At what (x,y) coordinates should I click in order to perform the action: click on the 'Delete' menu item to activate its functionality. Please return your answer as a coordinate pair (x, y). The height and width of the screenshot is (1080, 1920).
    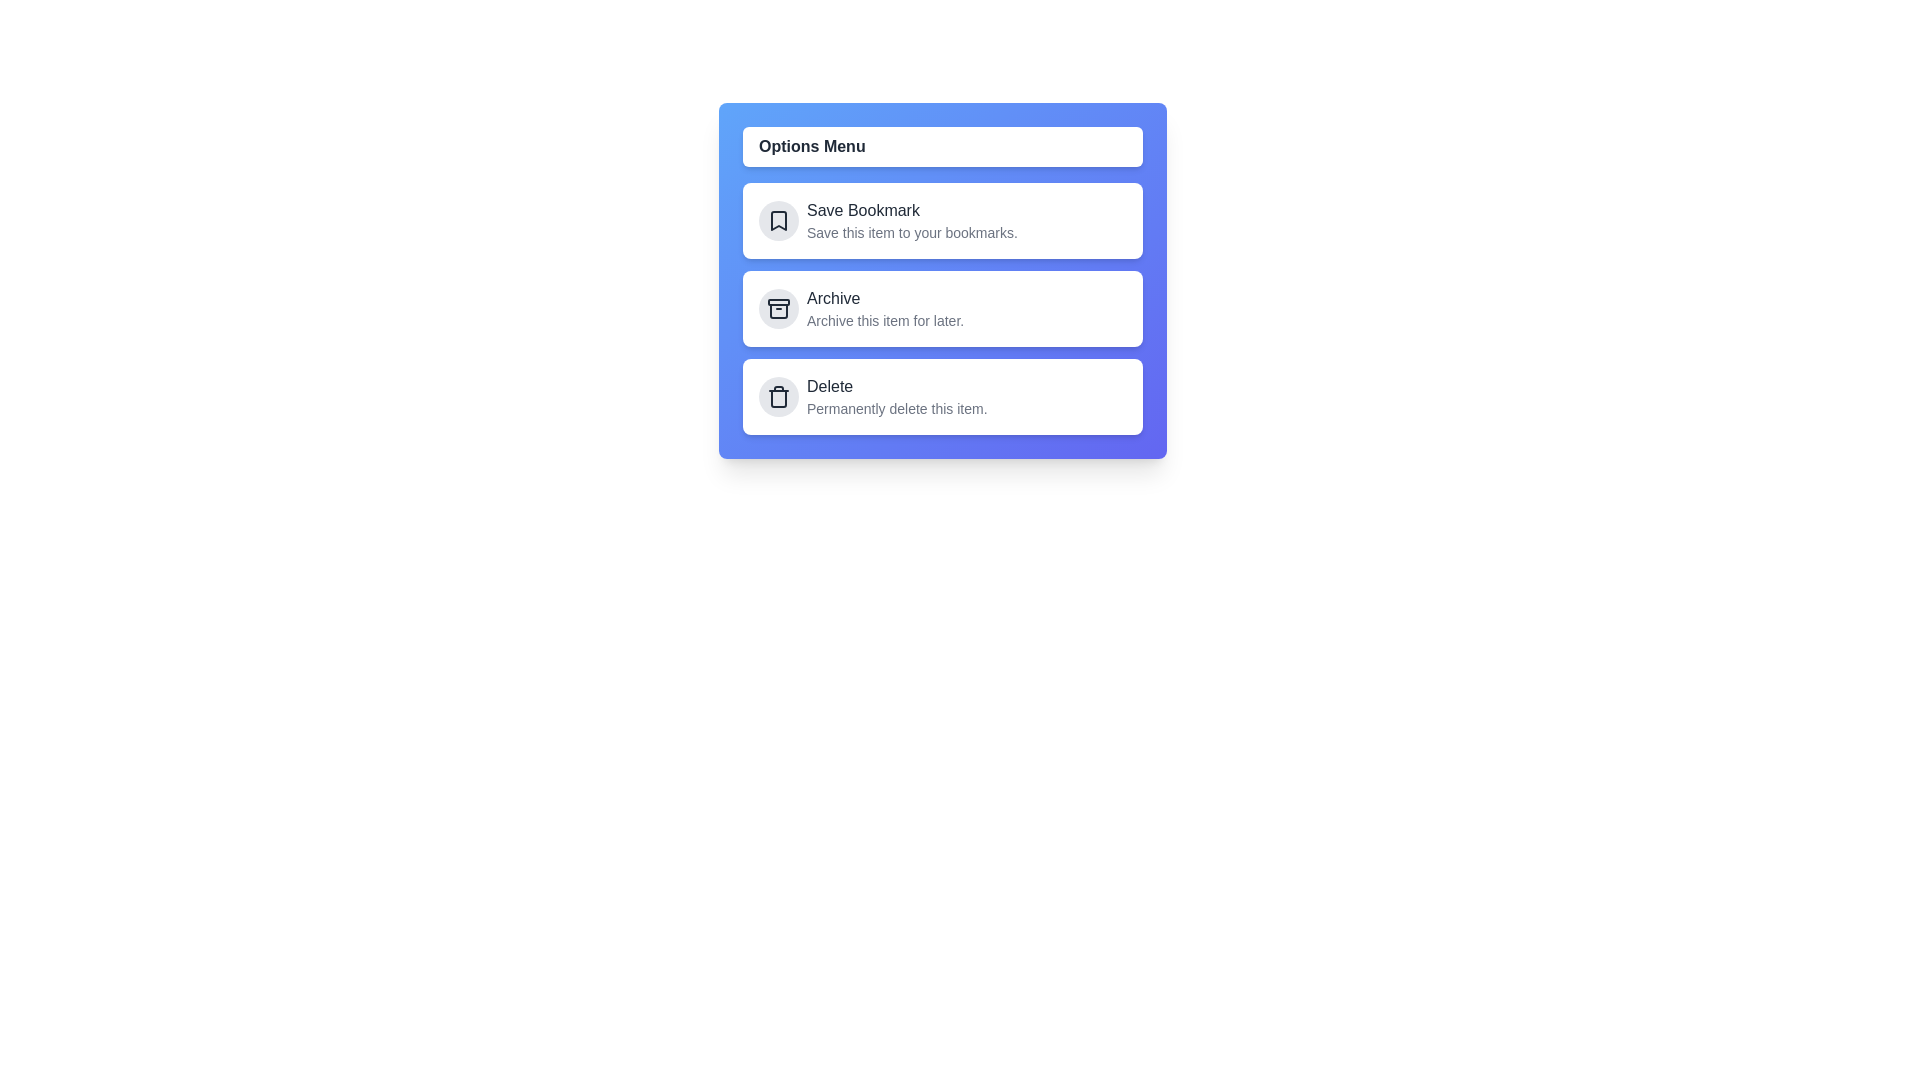
    Looking at the image, I should click on (941, 397).